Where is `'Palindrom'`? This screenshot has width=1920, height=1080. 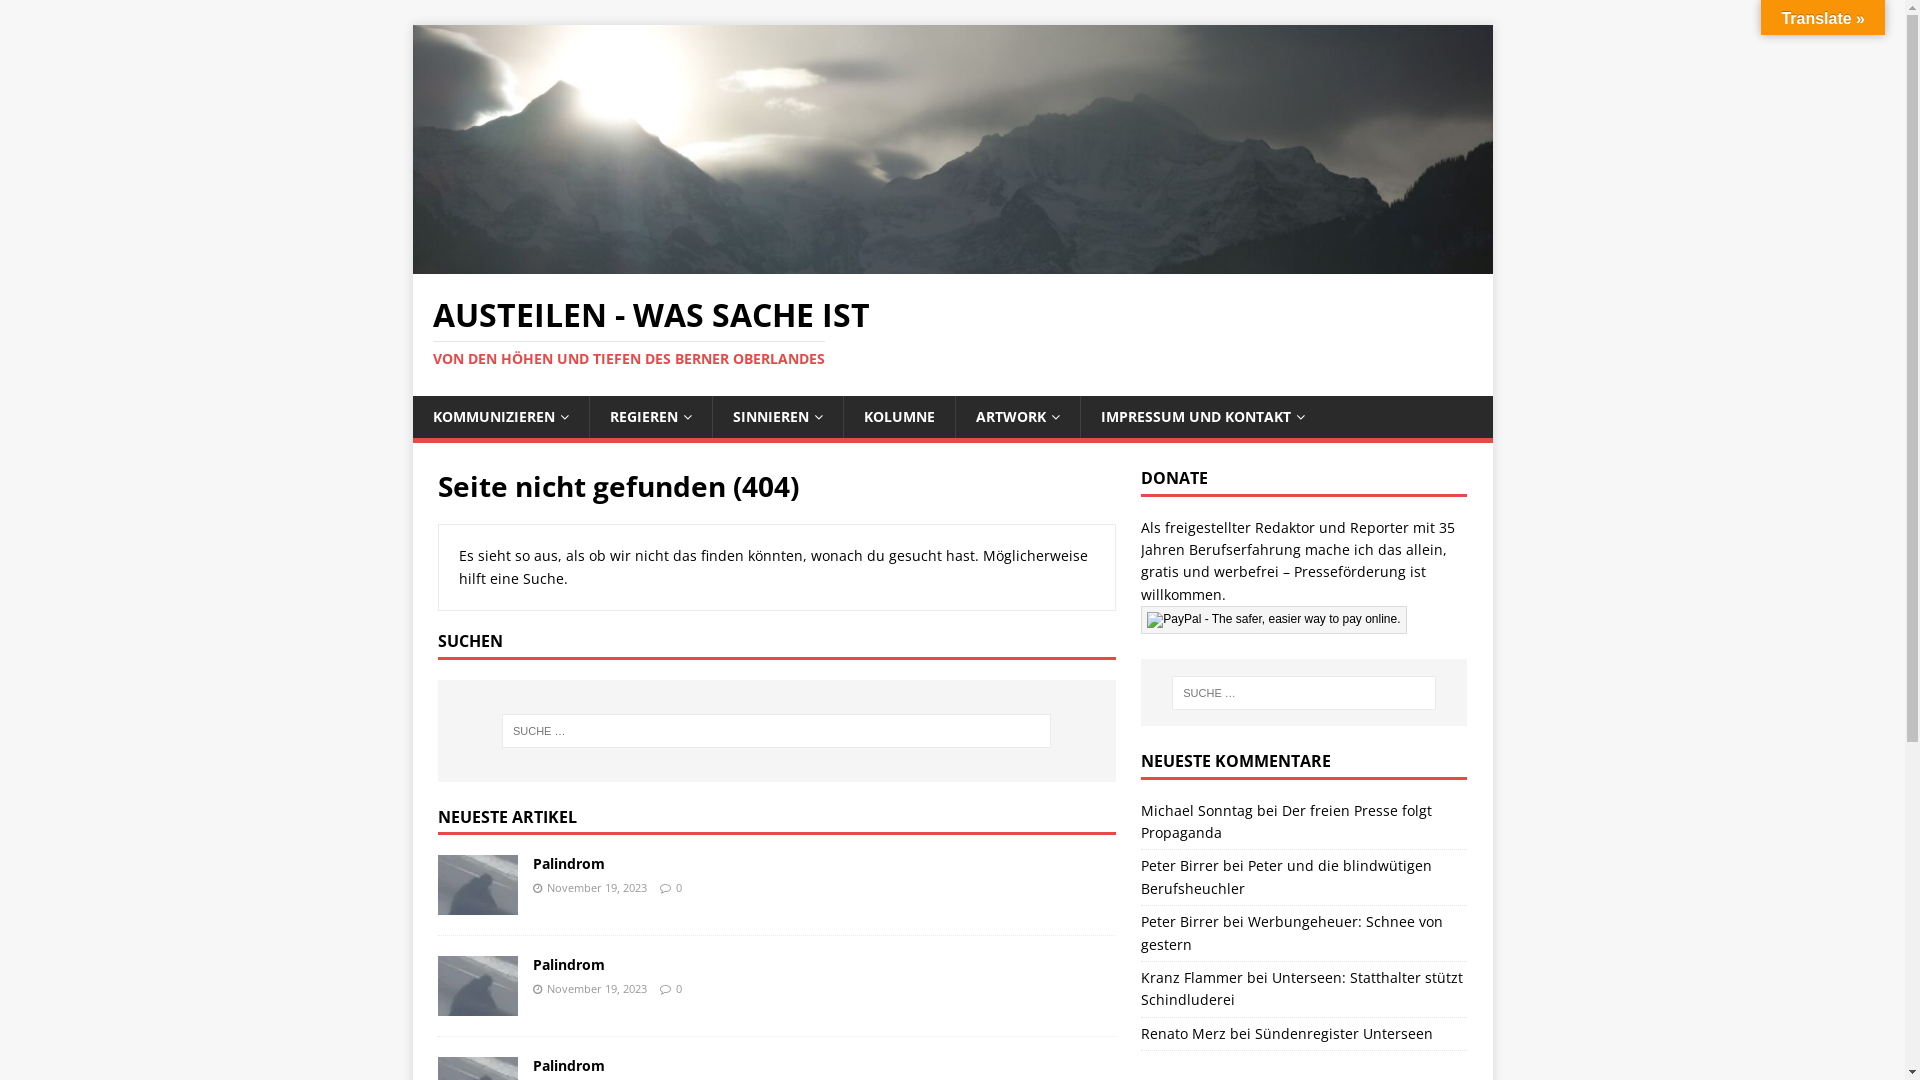 'Palindrom' is located at coordinates (477, 903).